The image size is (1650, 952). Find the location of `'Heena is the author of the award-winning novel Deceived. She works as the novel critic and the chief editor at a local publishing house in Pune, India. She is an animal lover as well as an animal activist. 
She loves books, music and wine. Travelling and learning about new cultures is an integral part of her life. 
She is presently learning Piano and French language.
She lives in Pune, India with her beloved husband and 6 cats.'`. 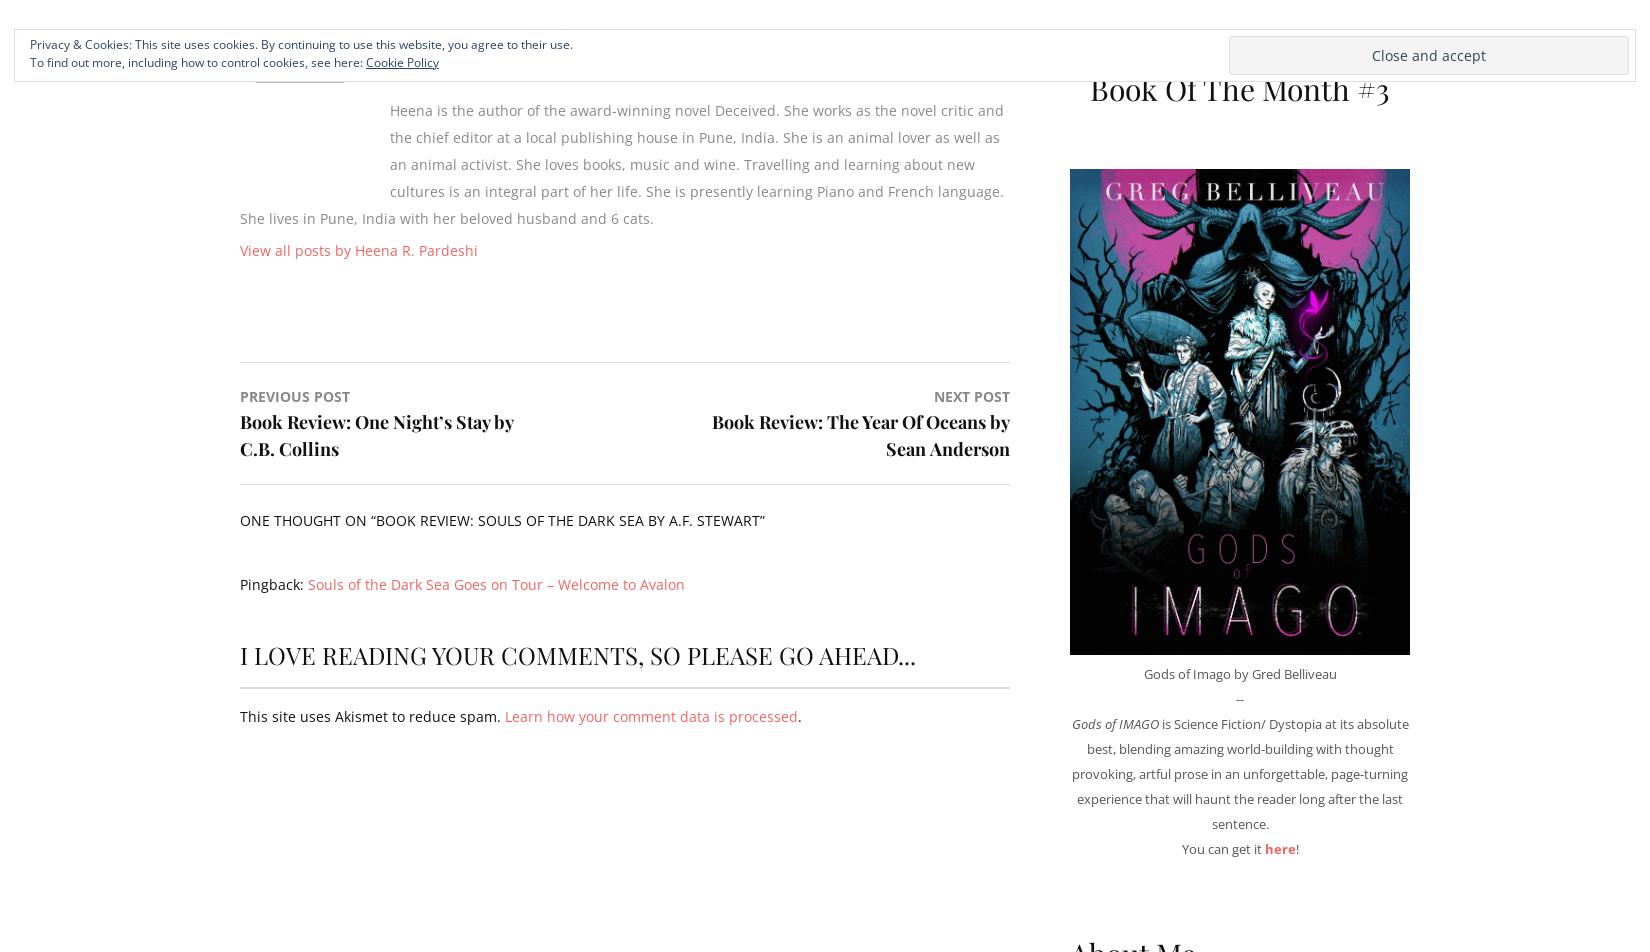

'Heena is the author of the award-winning novel Deceived. She works as the novel critic and the chief editor at a local publishing house in Pune, India. She is an animal lover as well as an animal activist. 
She loves books, music and wine. Travelling and learning about new cultures is an integral part of her life. 
She is presently learning Piano and French language.
She lives in Pune, India with her beloved husband and 6 cats.' is located at coordinates (621, 163).